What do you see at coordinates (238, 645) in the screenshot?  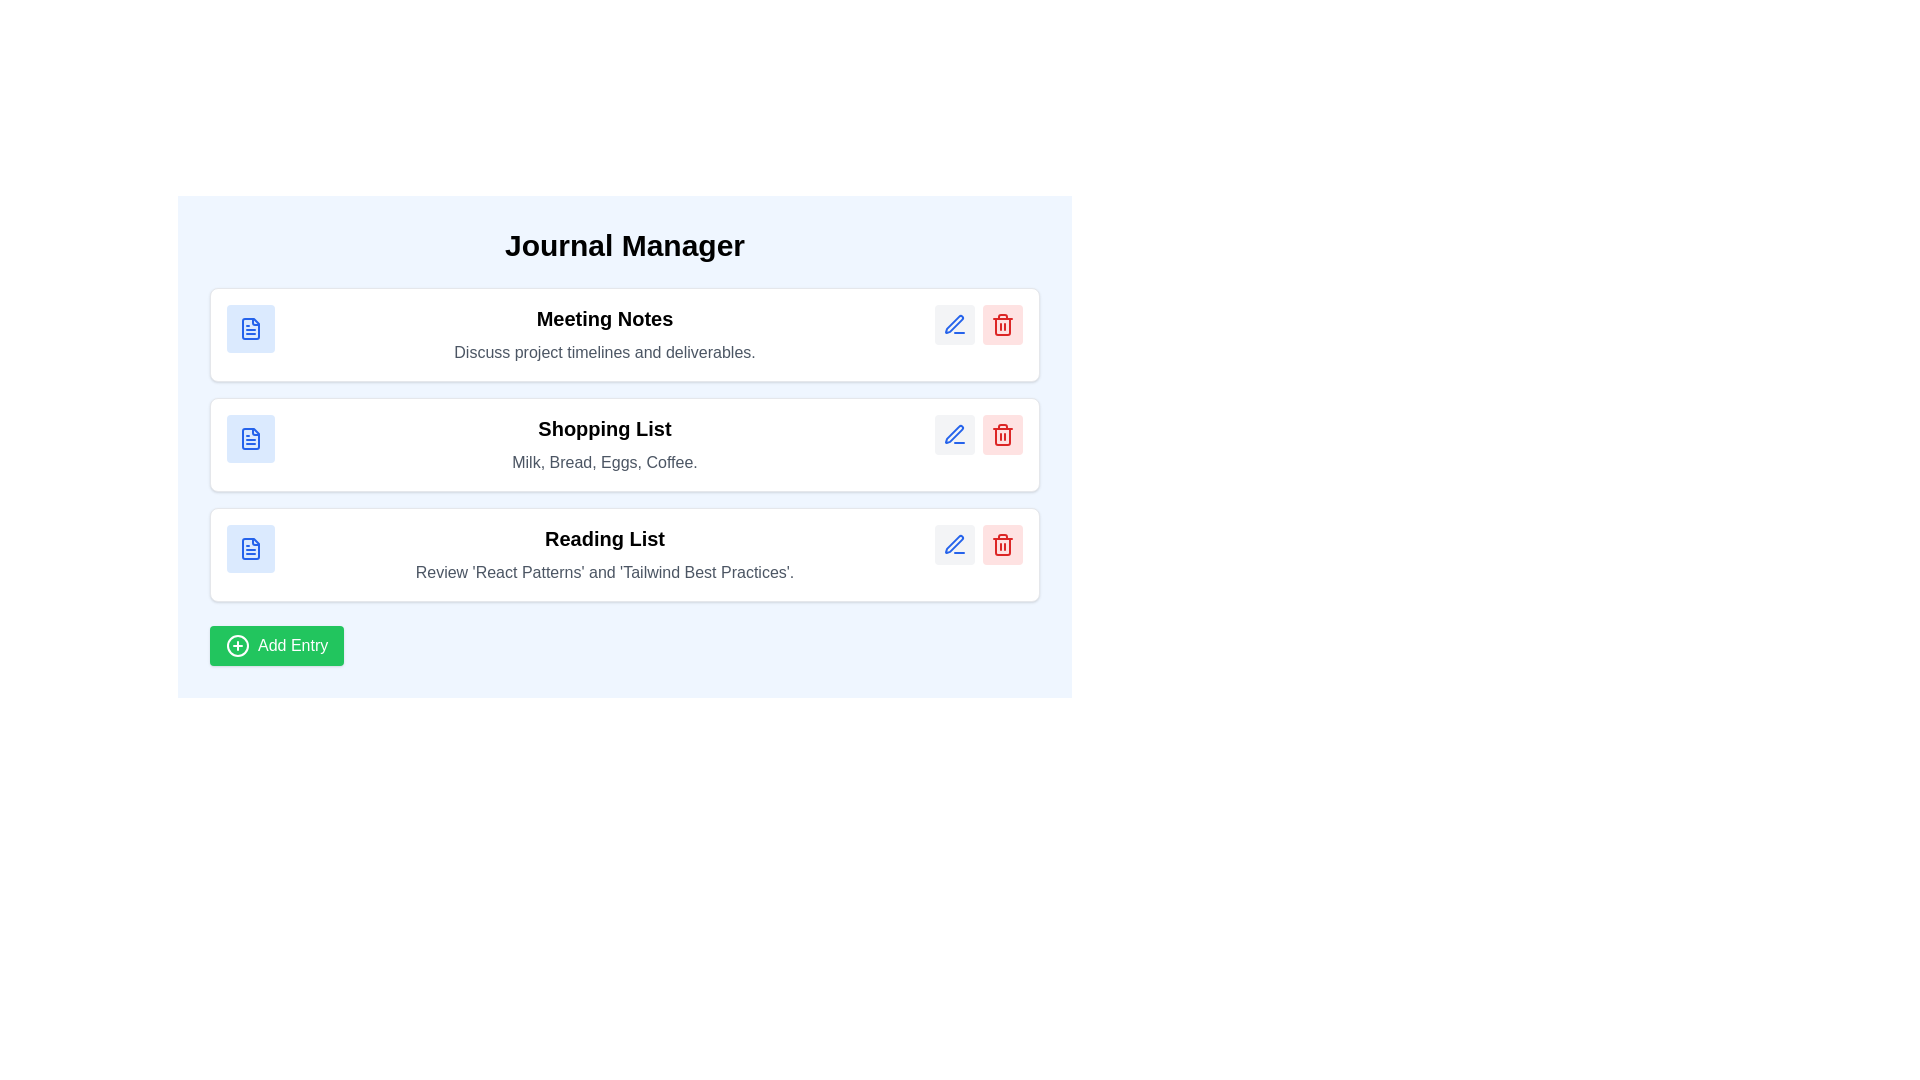 I see `the circular green icon with a white plus sign at its center, located within the bottom-left of the 'Add Entry' button` at bounding box center [238, 645].